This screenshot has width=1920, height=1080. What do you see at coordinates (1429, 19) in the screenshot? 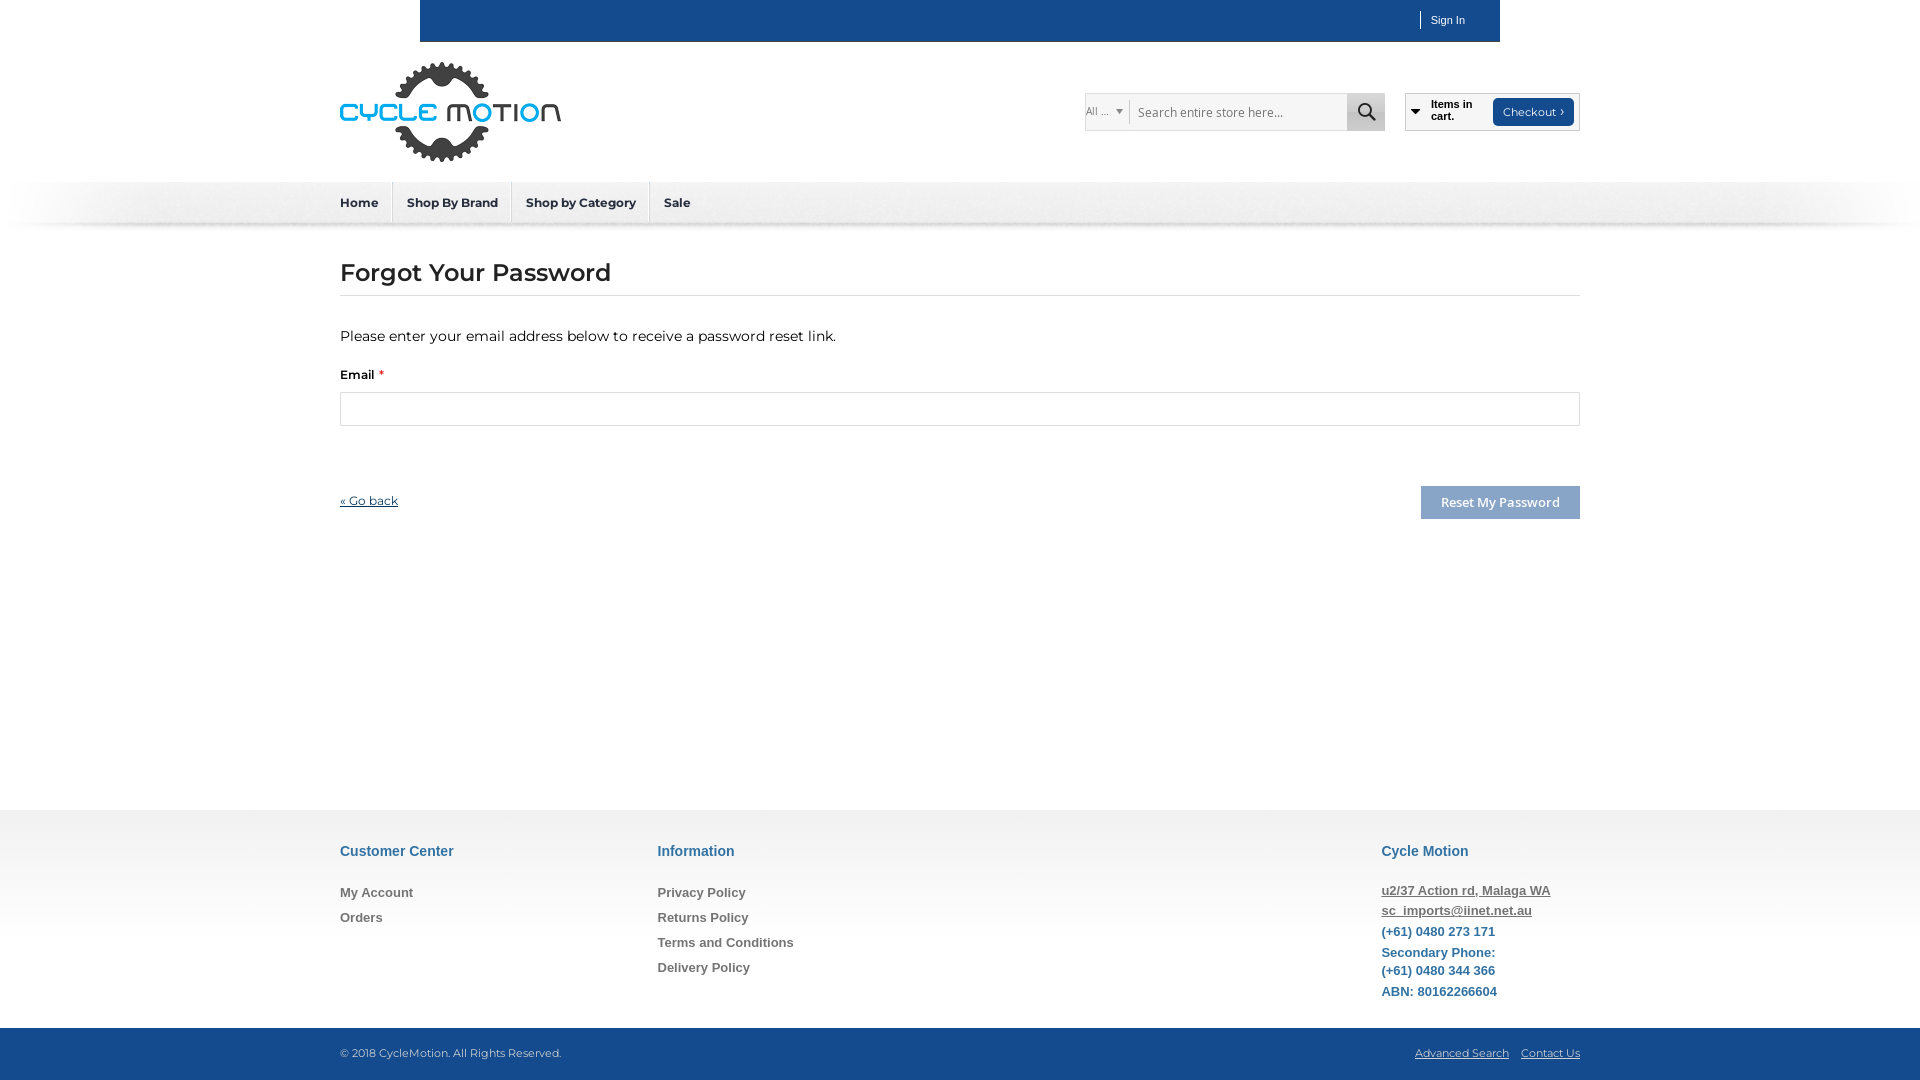
I see `'Sign In'` at bounding box center [1429, 19].